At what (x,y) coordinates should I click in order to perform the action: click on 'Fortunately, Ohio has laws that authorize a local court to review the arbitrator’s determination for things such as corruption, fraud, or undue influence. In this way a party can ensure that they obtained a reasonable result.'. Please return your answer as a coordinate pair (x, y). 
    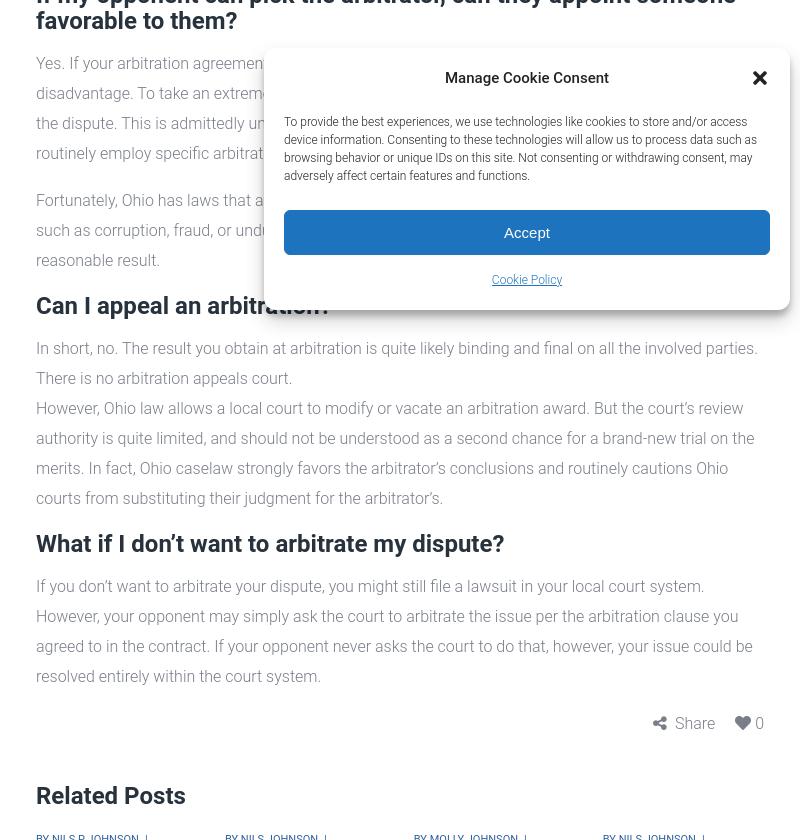
    Looking at the image, I should click on (394, 230).